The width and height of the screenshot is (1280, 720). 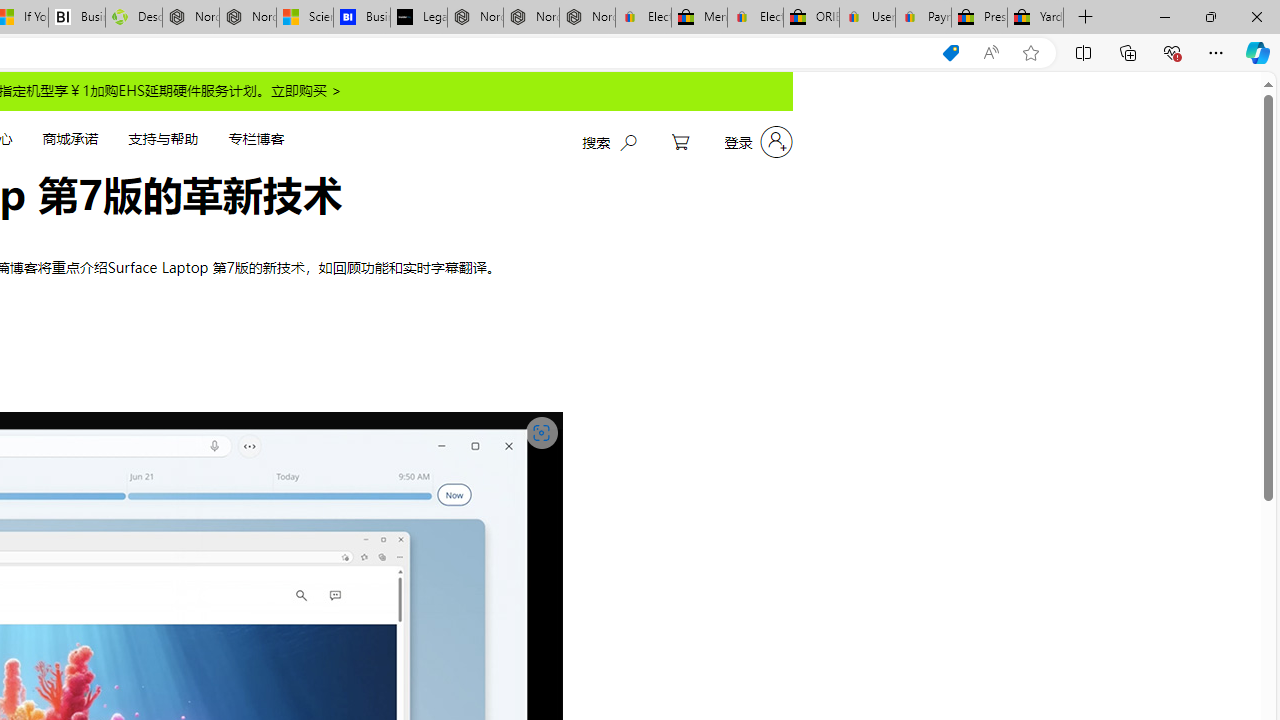 I want to click on 'Payments Terms of Use | eBay.com', so click(x=922, y=17).